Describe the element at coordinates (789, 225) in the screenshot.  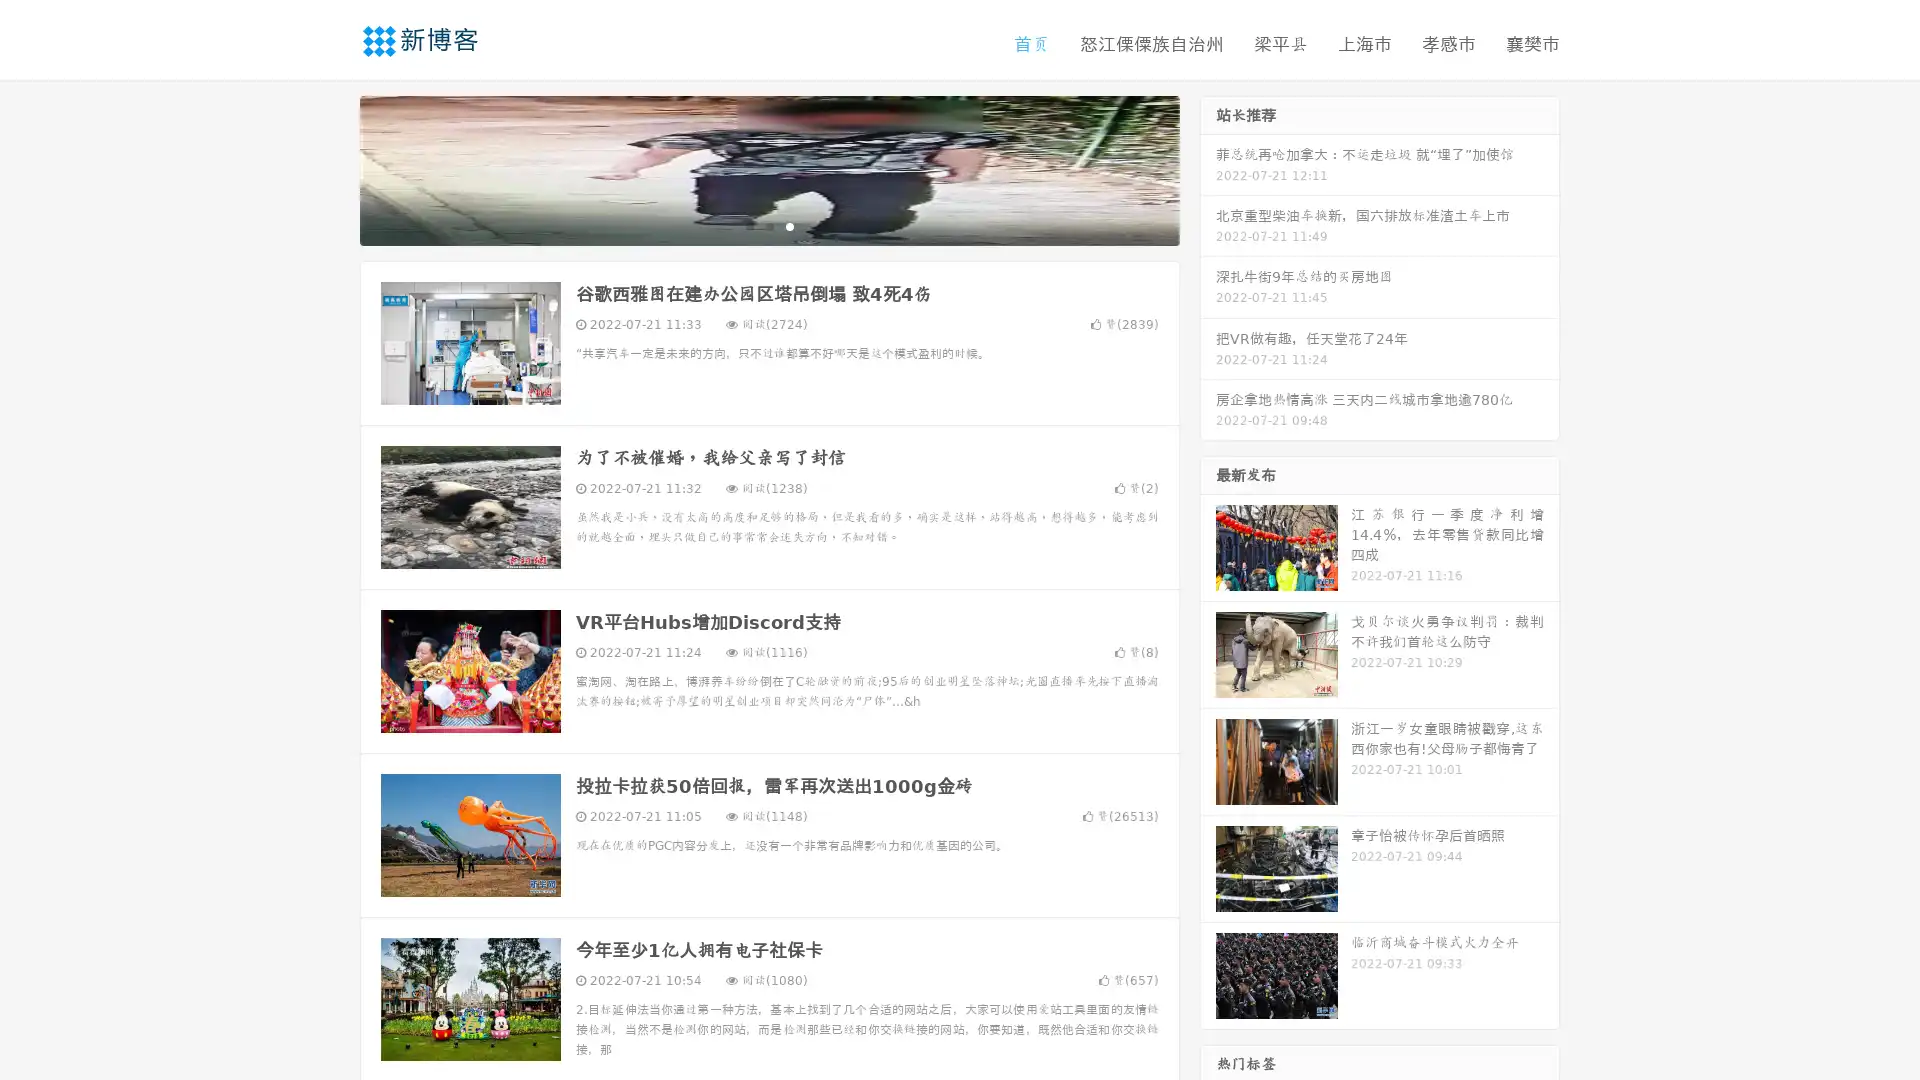
I see `Go to slide 3` at that location.